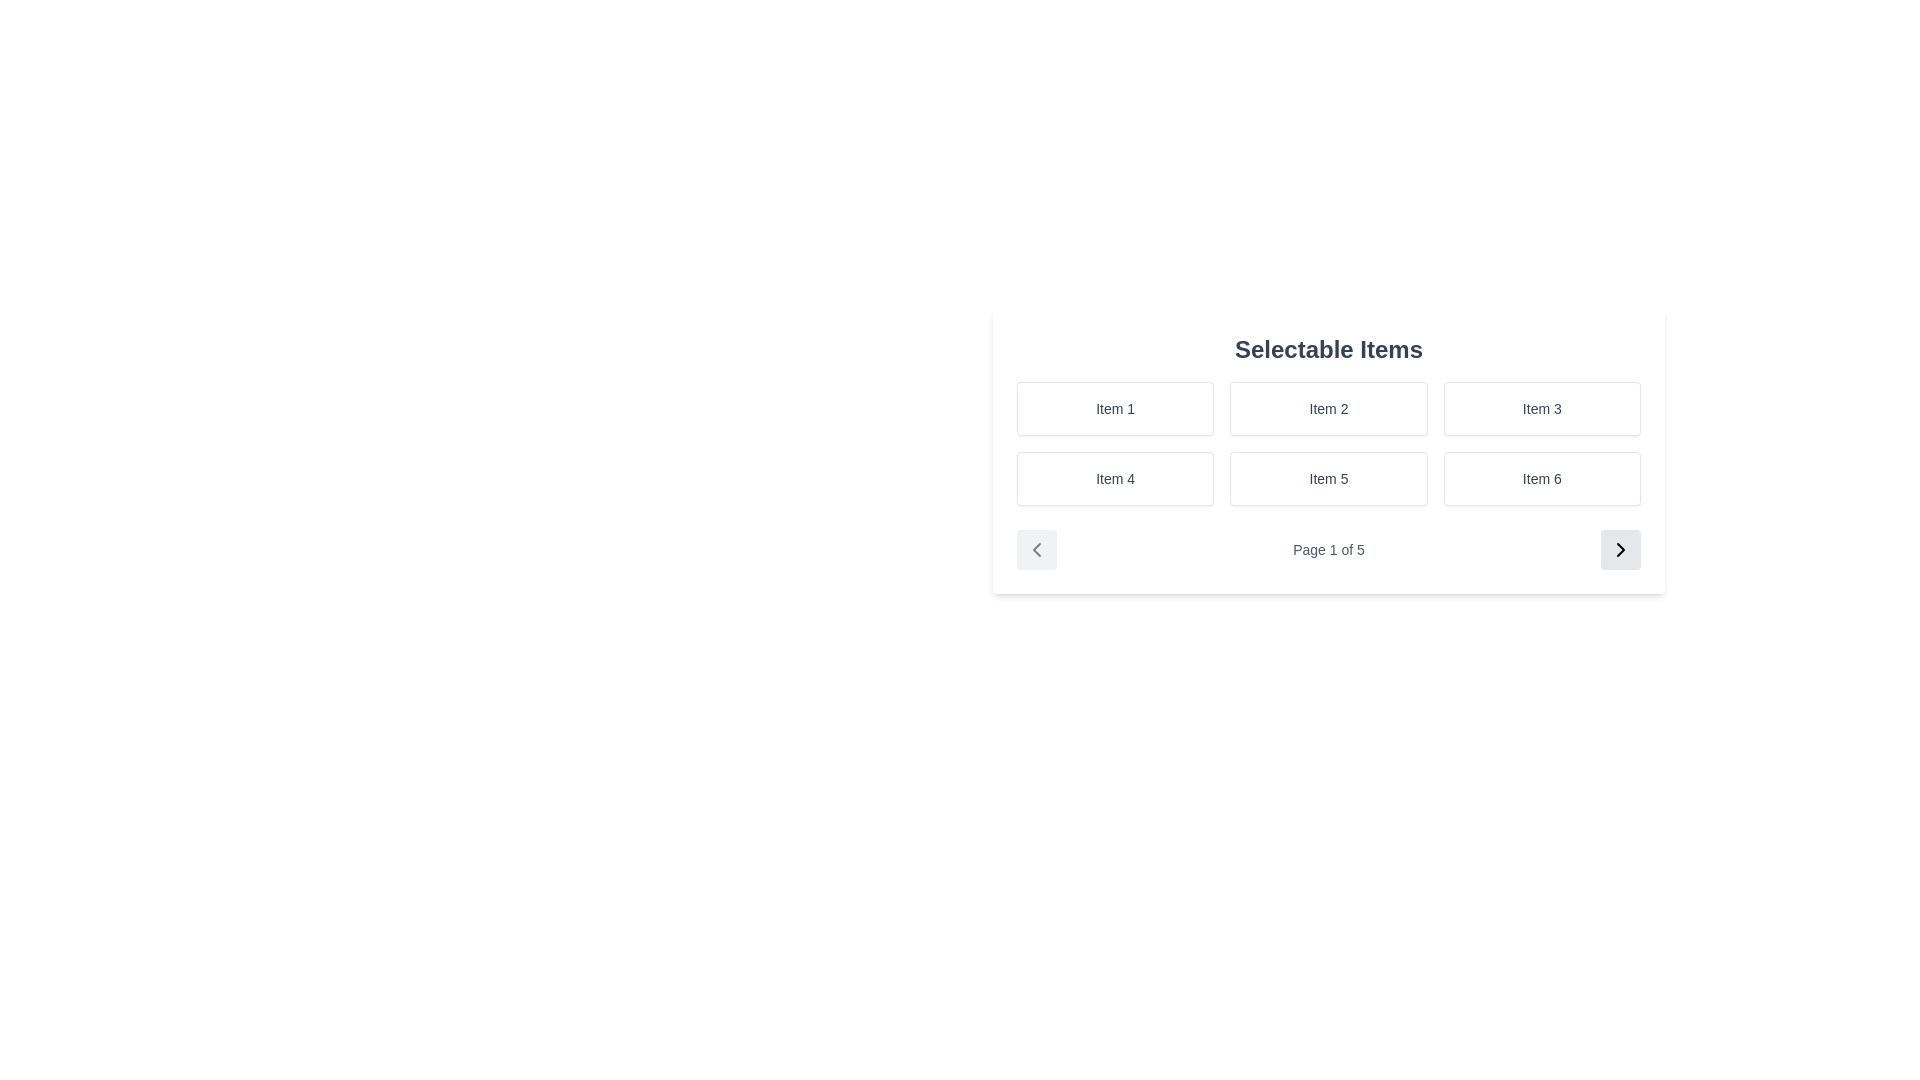 Image resolution: width=1920 pixels, height=1080 pixels. I want to click on the clickable card labeled 'Item 5', which is a rectangular area with a white background and dark gray text, located in the grid layout as the second item in the second row, so click(1329, 478).